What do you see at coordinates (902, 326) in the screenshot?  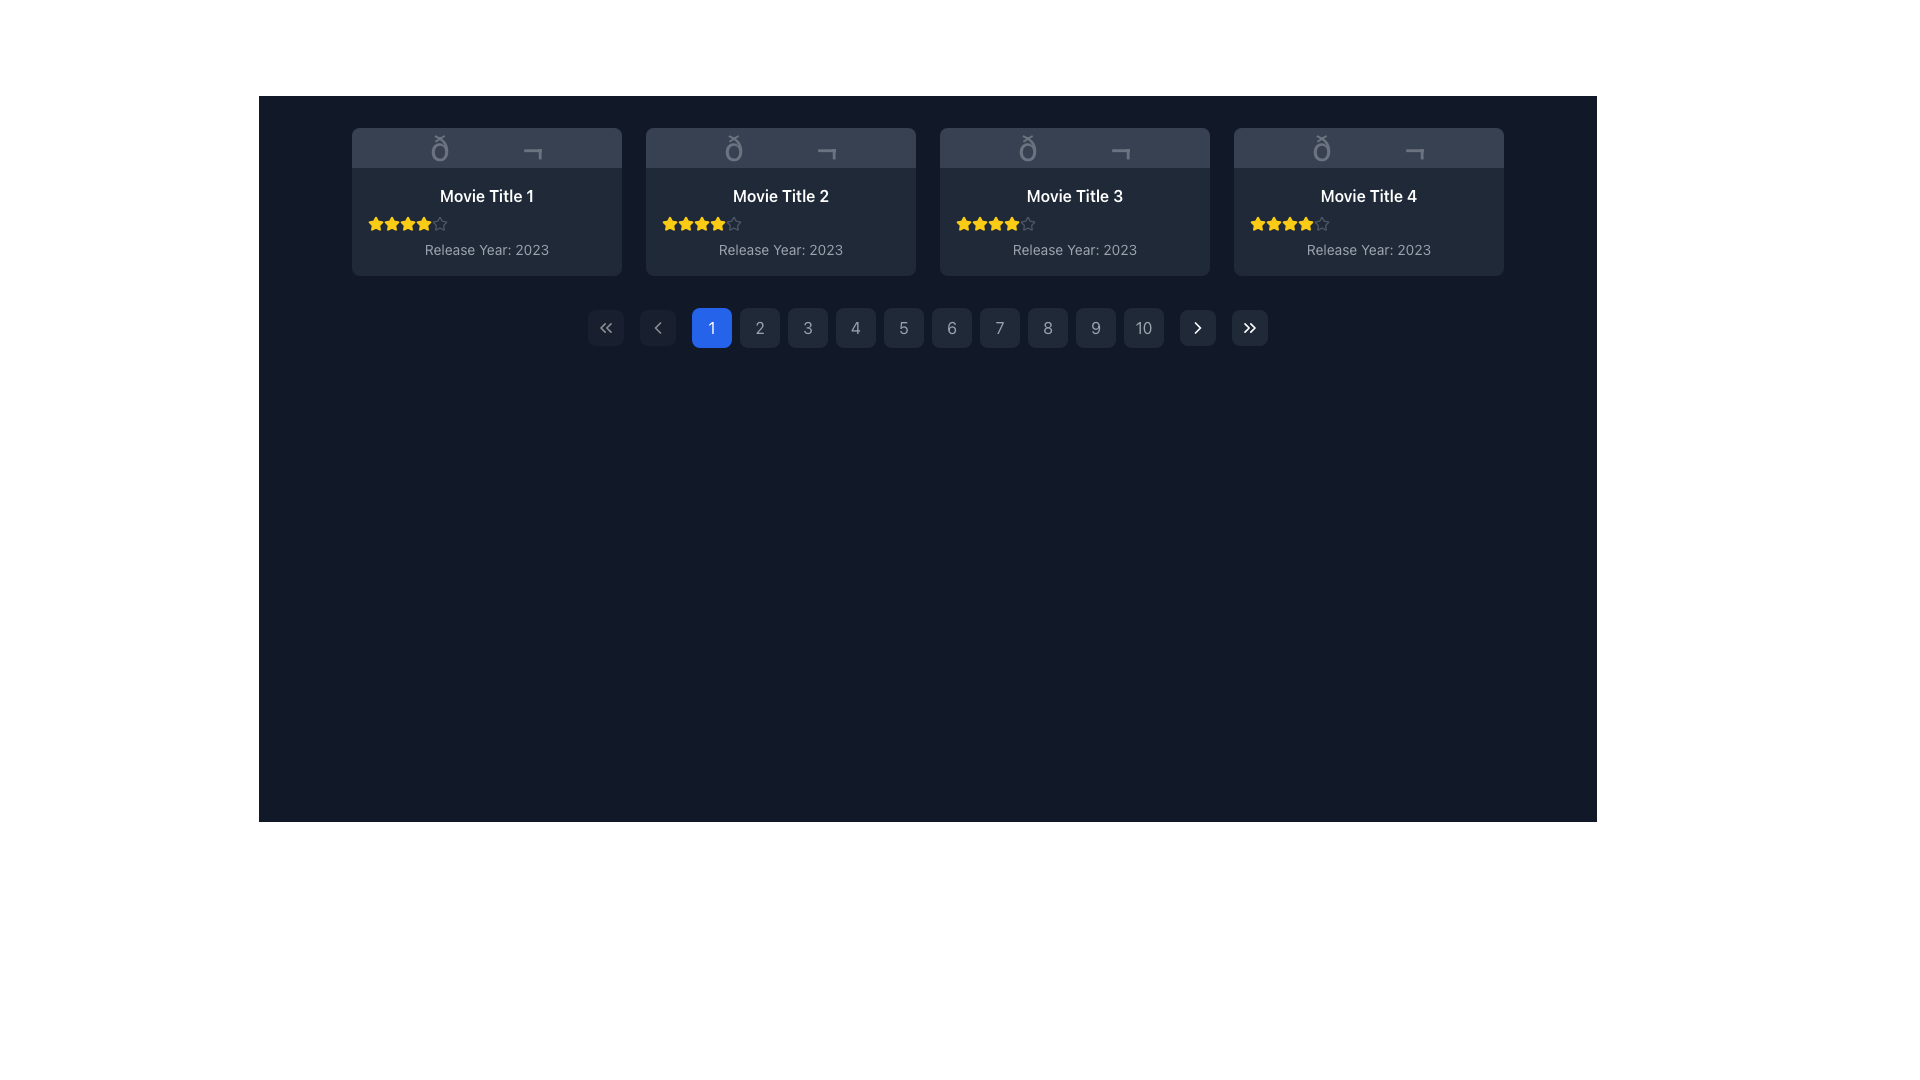 I see `the rounded square-shaped button with a dark gray background displaying the number '5'` at bounding box center [902, 326].